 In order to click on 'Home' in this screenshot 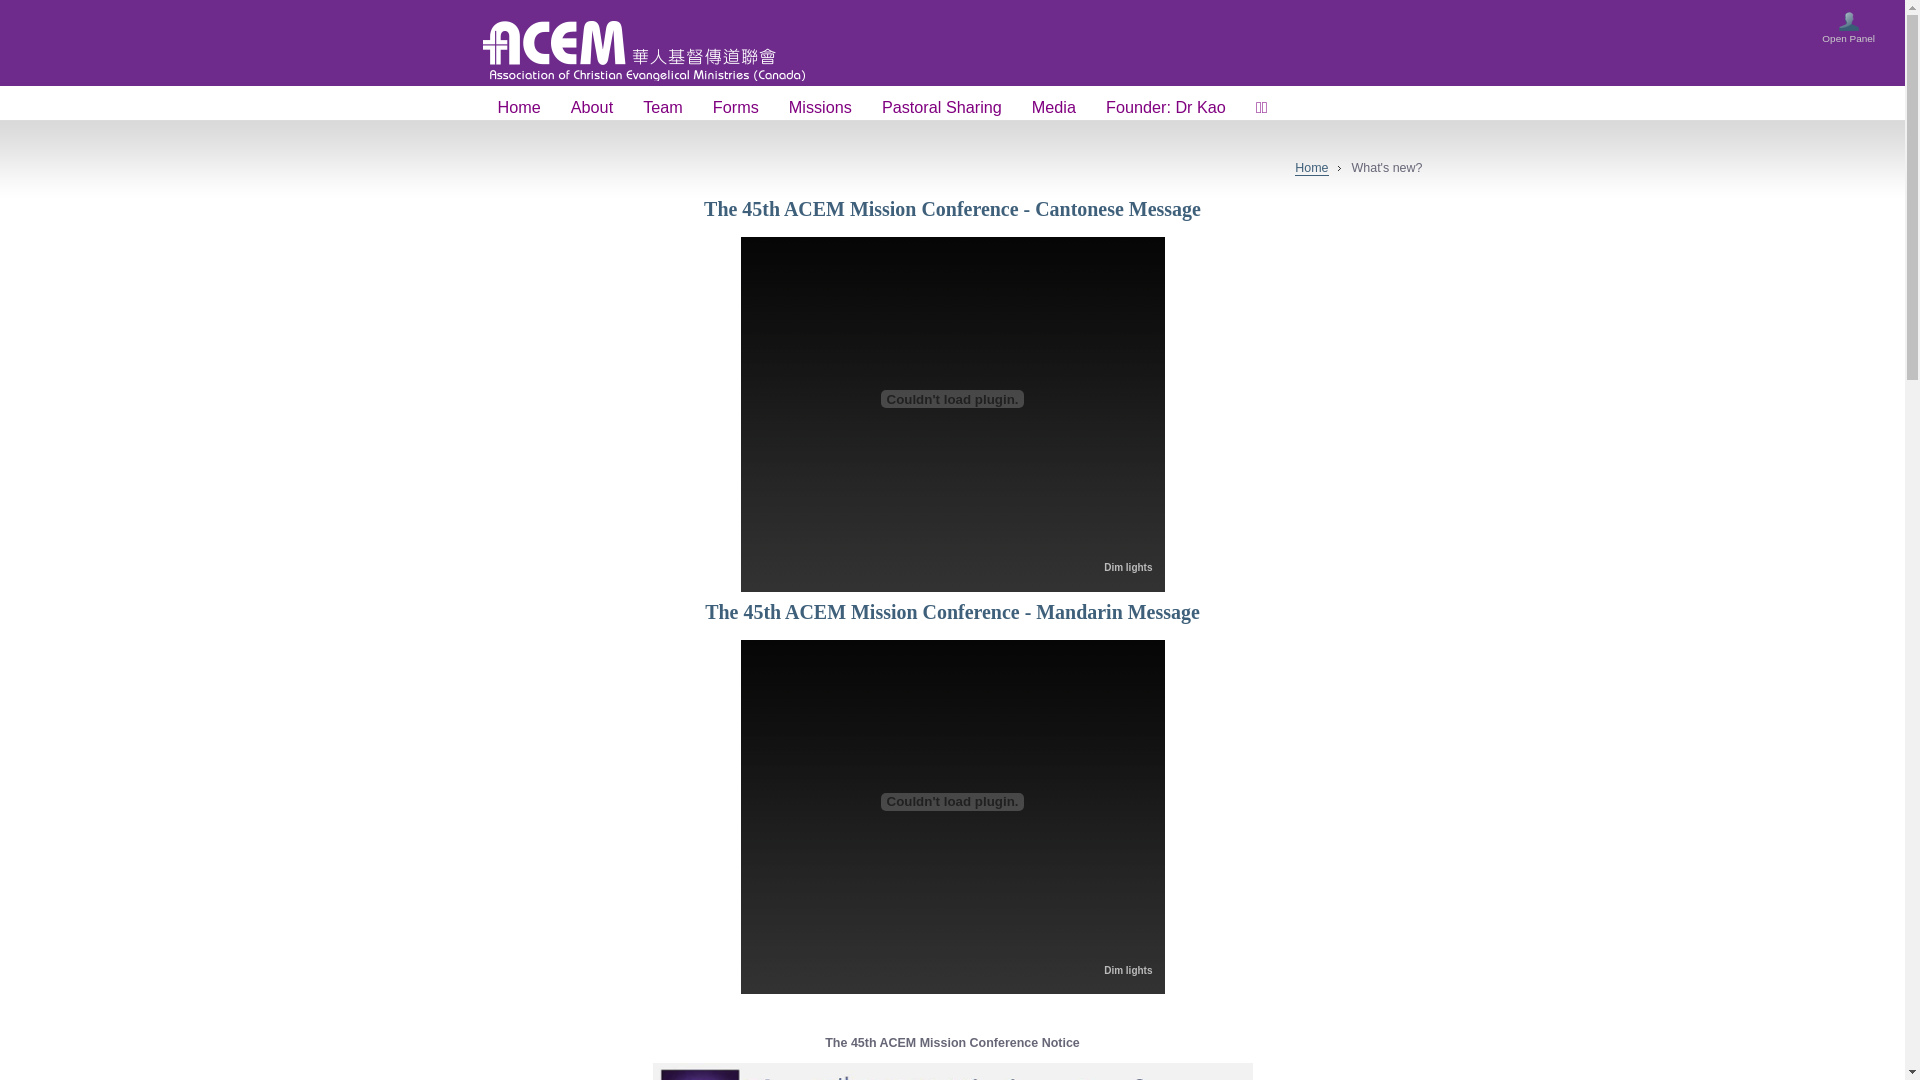, I will do `click(518, 108)`.